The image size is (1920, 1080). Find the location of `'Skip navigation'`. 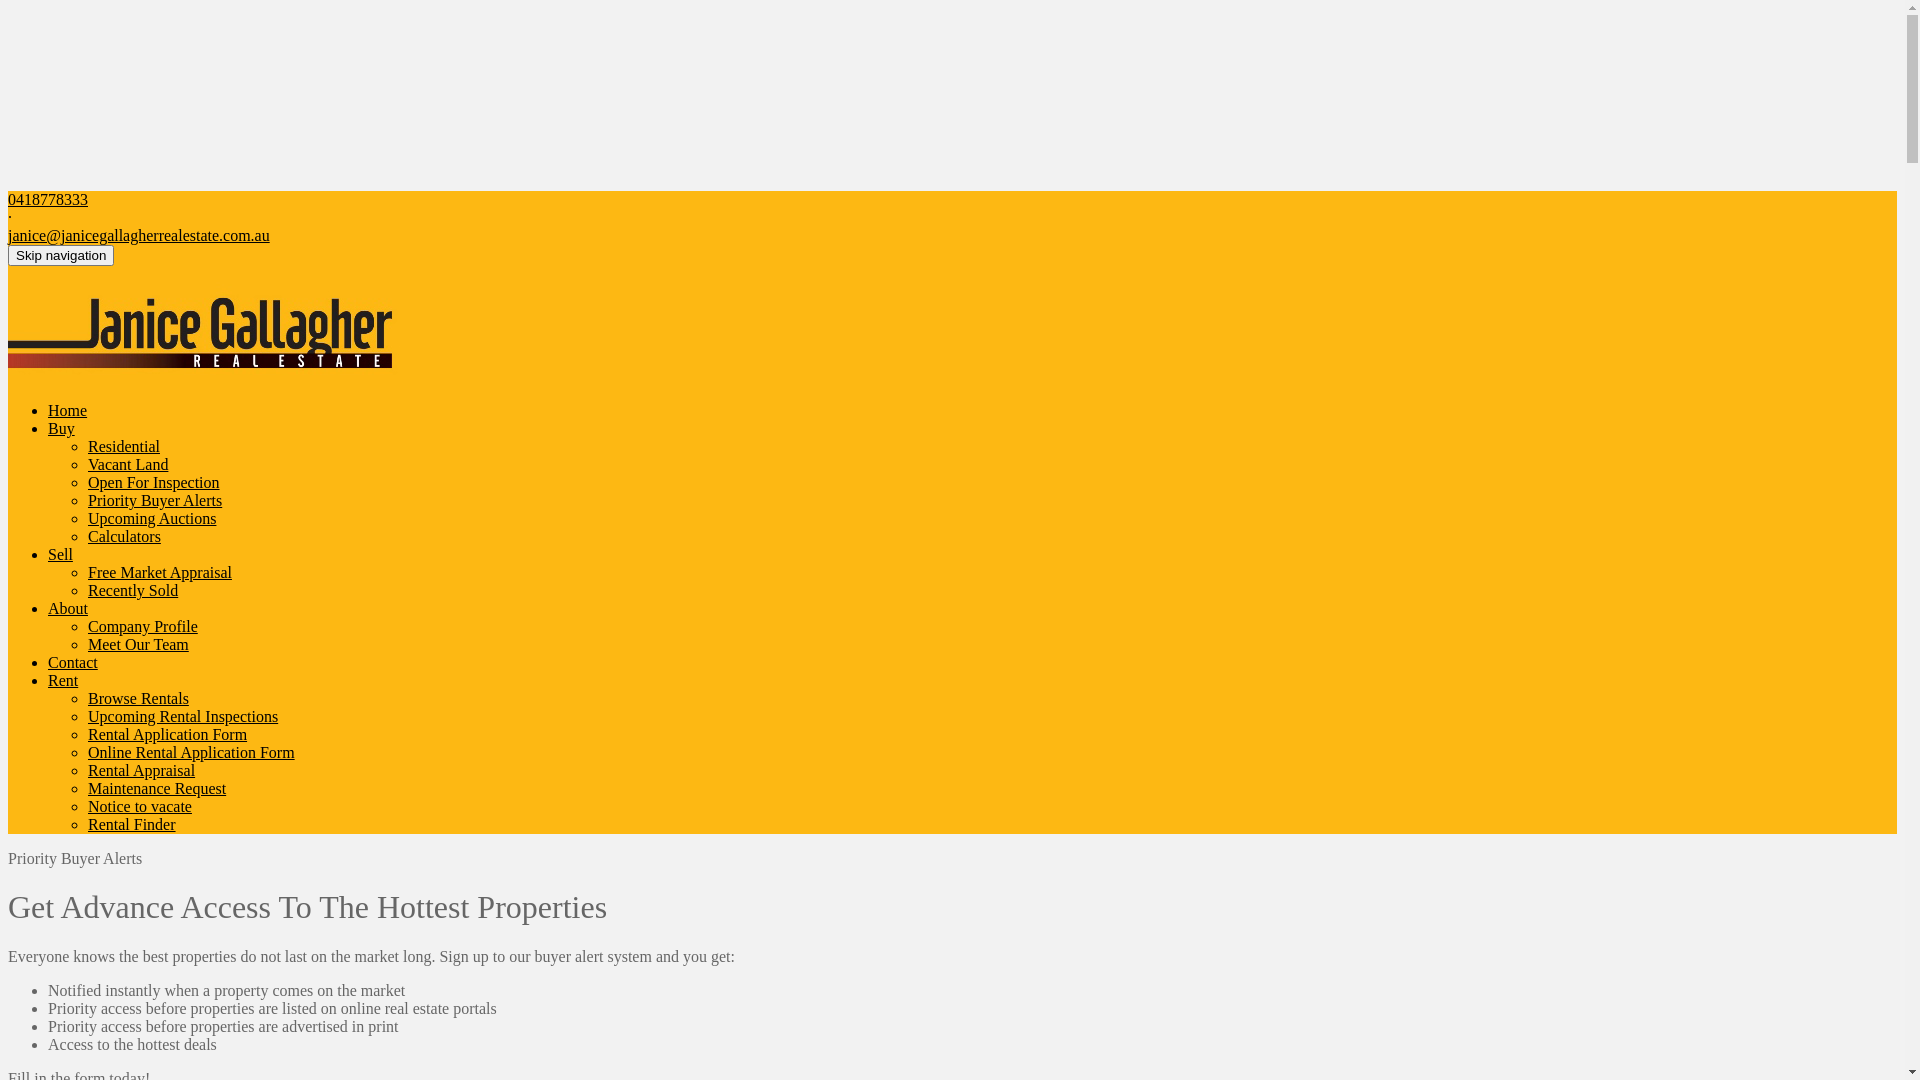

'Skip navigation' is located at coordinates (8, 254).